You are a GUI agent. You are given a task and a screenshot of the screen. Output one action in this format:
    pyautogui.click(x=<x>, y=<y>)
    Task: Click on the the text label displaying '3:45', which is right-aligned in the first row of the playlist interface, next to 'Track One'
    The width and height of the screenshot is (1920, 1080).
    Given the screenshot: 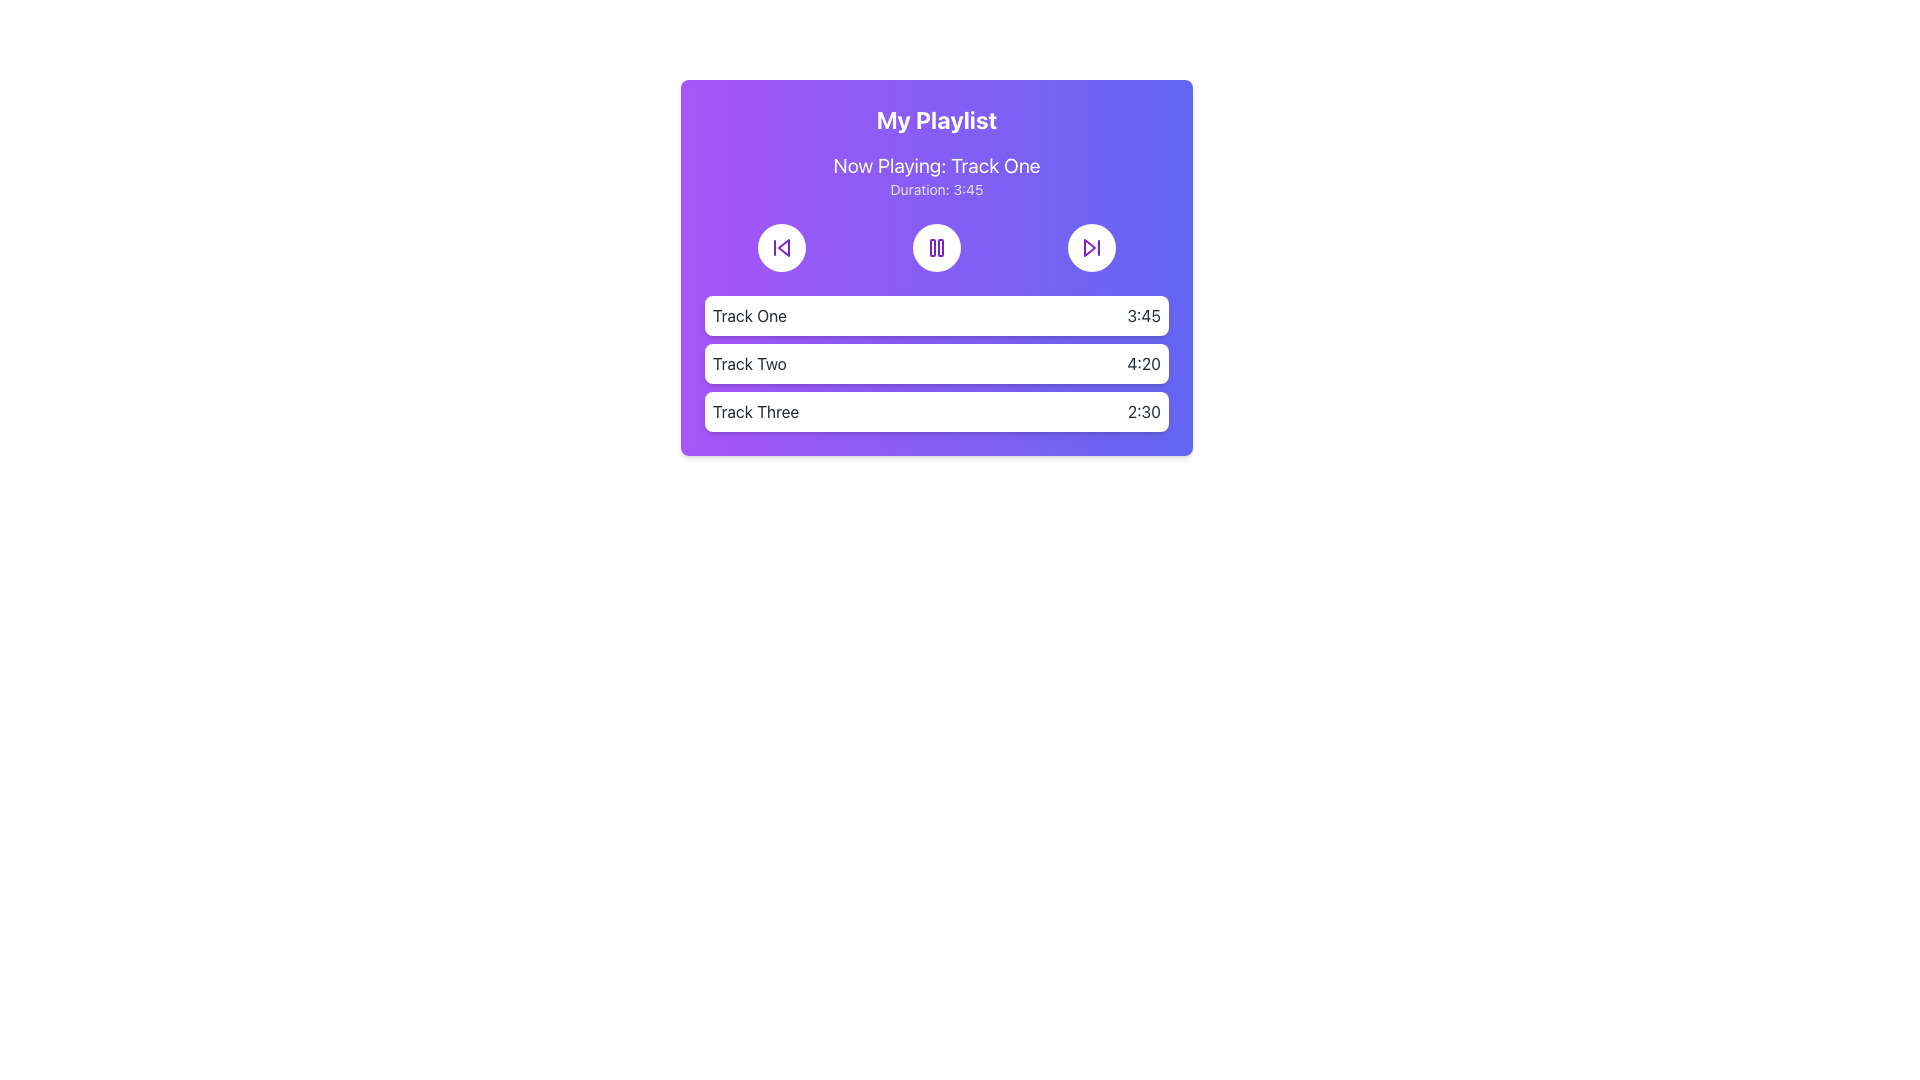 What is the action you would take?
    pyautogui.click(x=1144, y=315)
    